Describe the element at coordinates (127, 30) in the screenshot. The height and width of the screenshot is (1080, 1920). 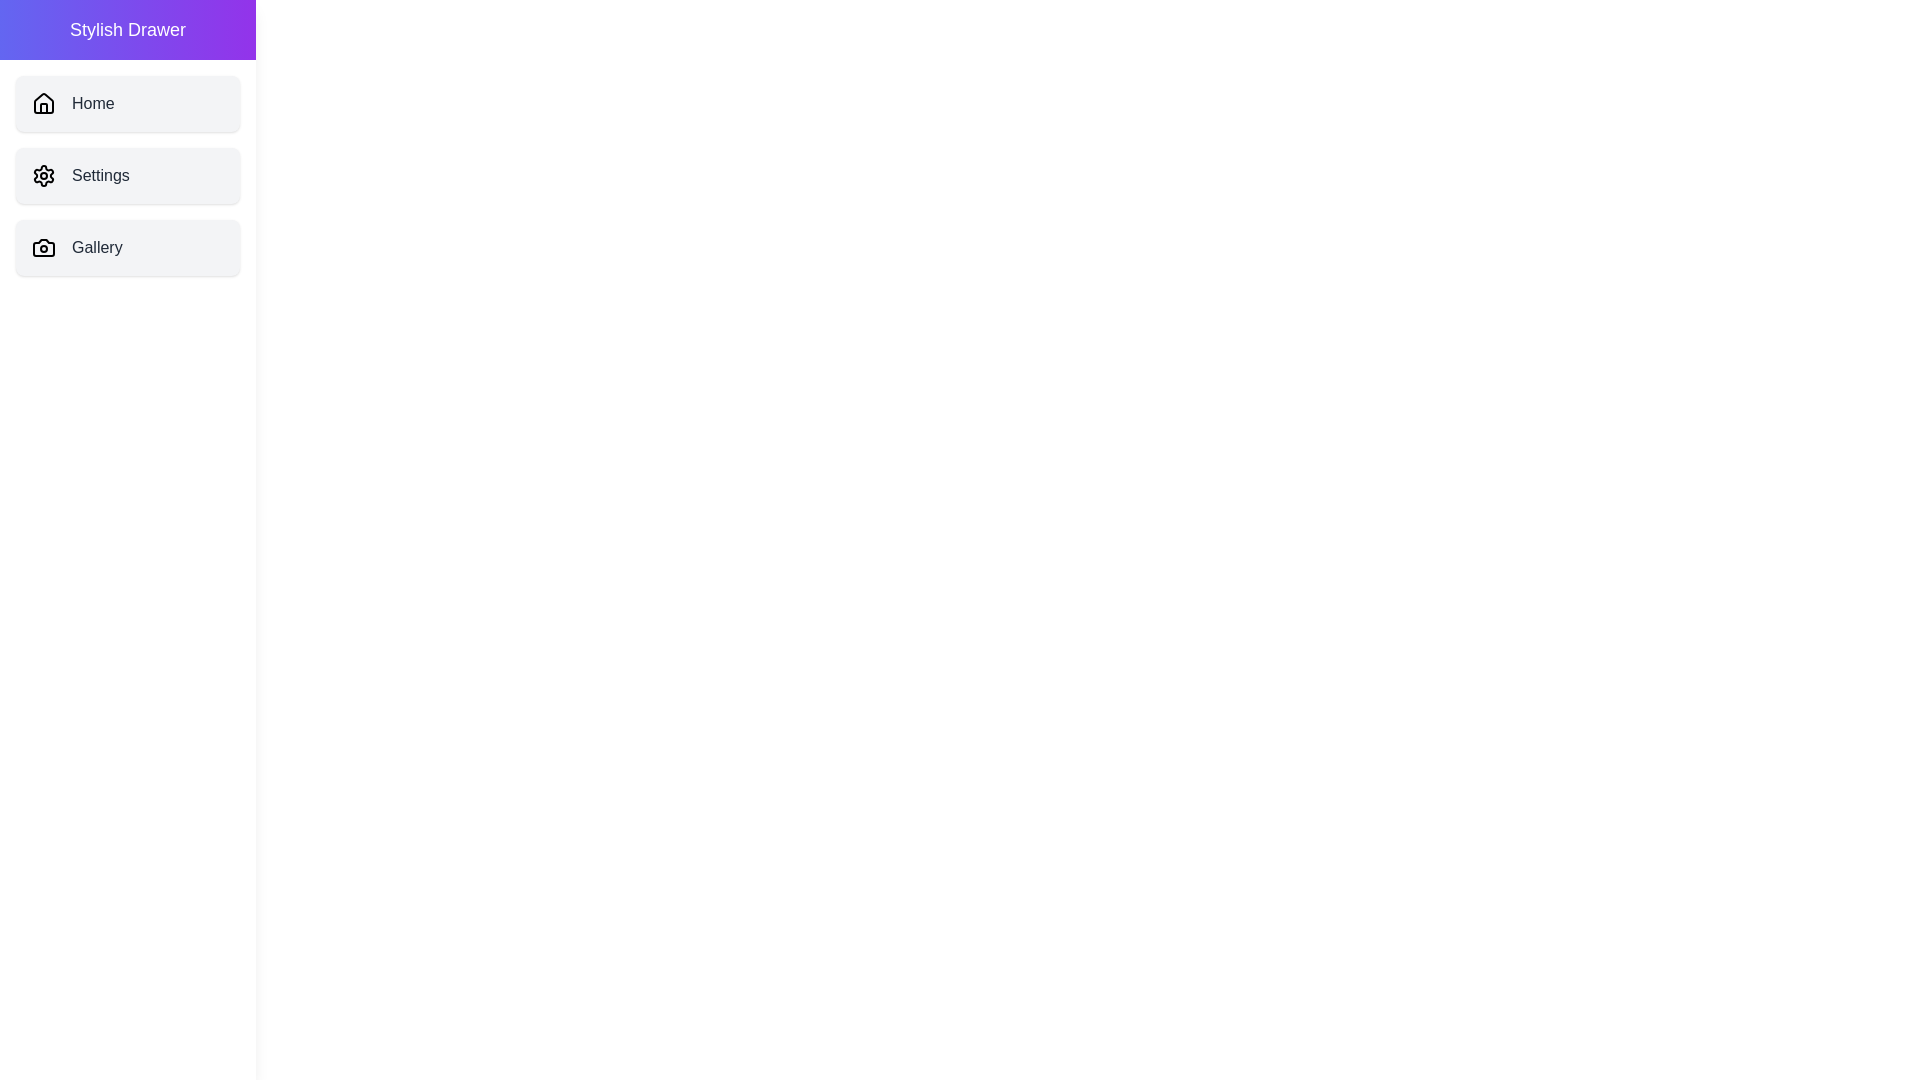
I see `the Stylish Drawer header to inspect it` at that location.